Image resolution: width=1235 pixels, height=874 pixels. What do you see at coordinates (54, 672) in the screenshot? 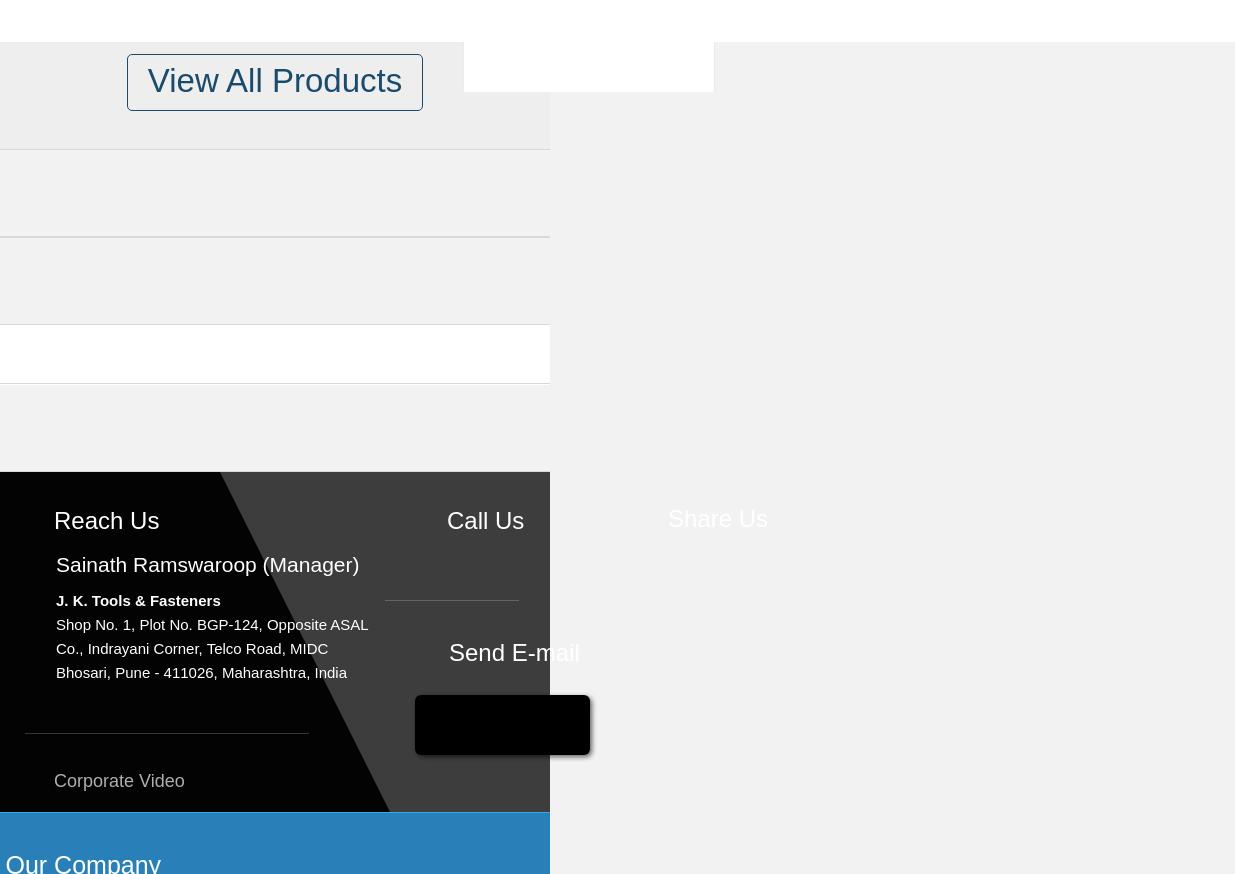
I see `'Bhosari, Pune - 411026, Maharashtra, India'` at bounding box center [54, 672].